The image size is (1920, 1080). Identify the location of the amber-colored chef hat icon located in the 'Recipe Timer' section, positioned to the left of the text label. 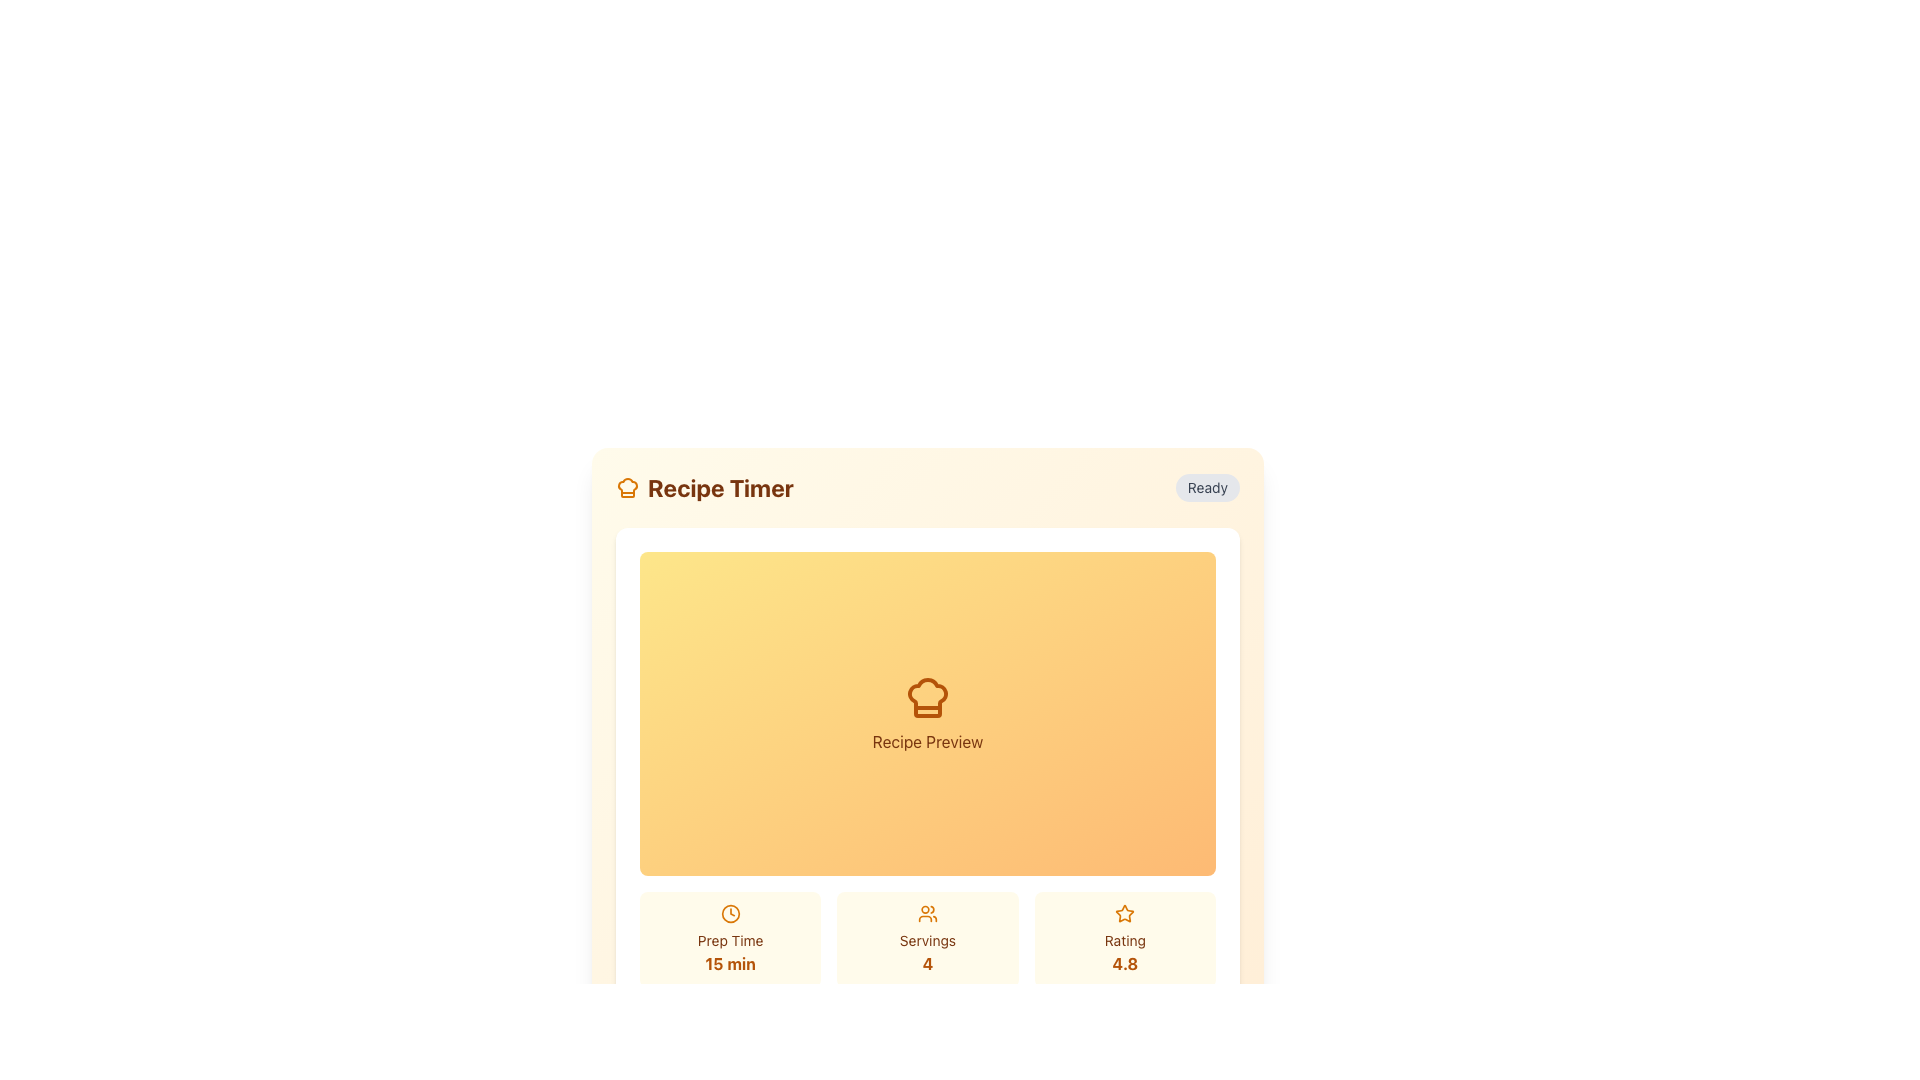
(627, 488).